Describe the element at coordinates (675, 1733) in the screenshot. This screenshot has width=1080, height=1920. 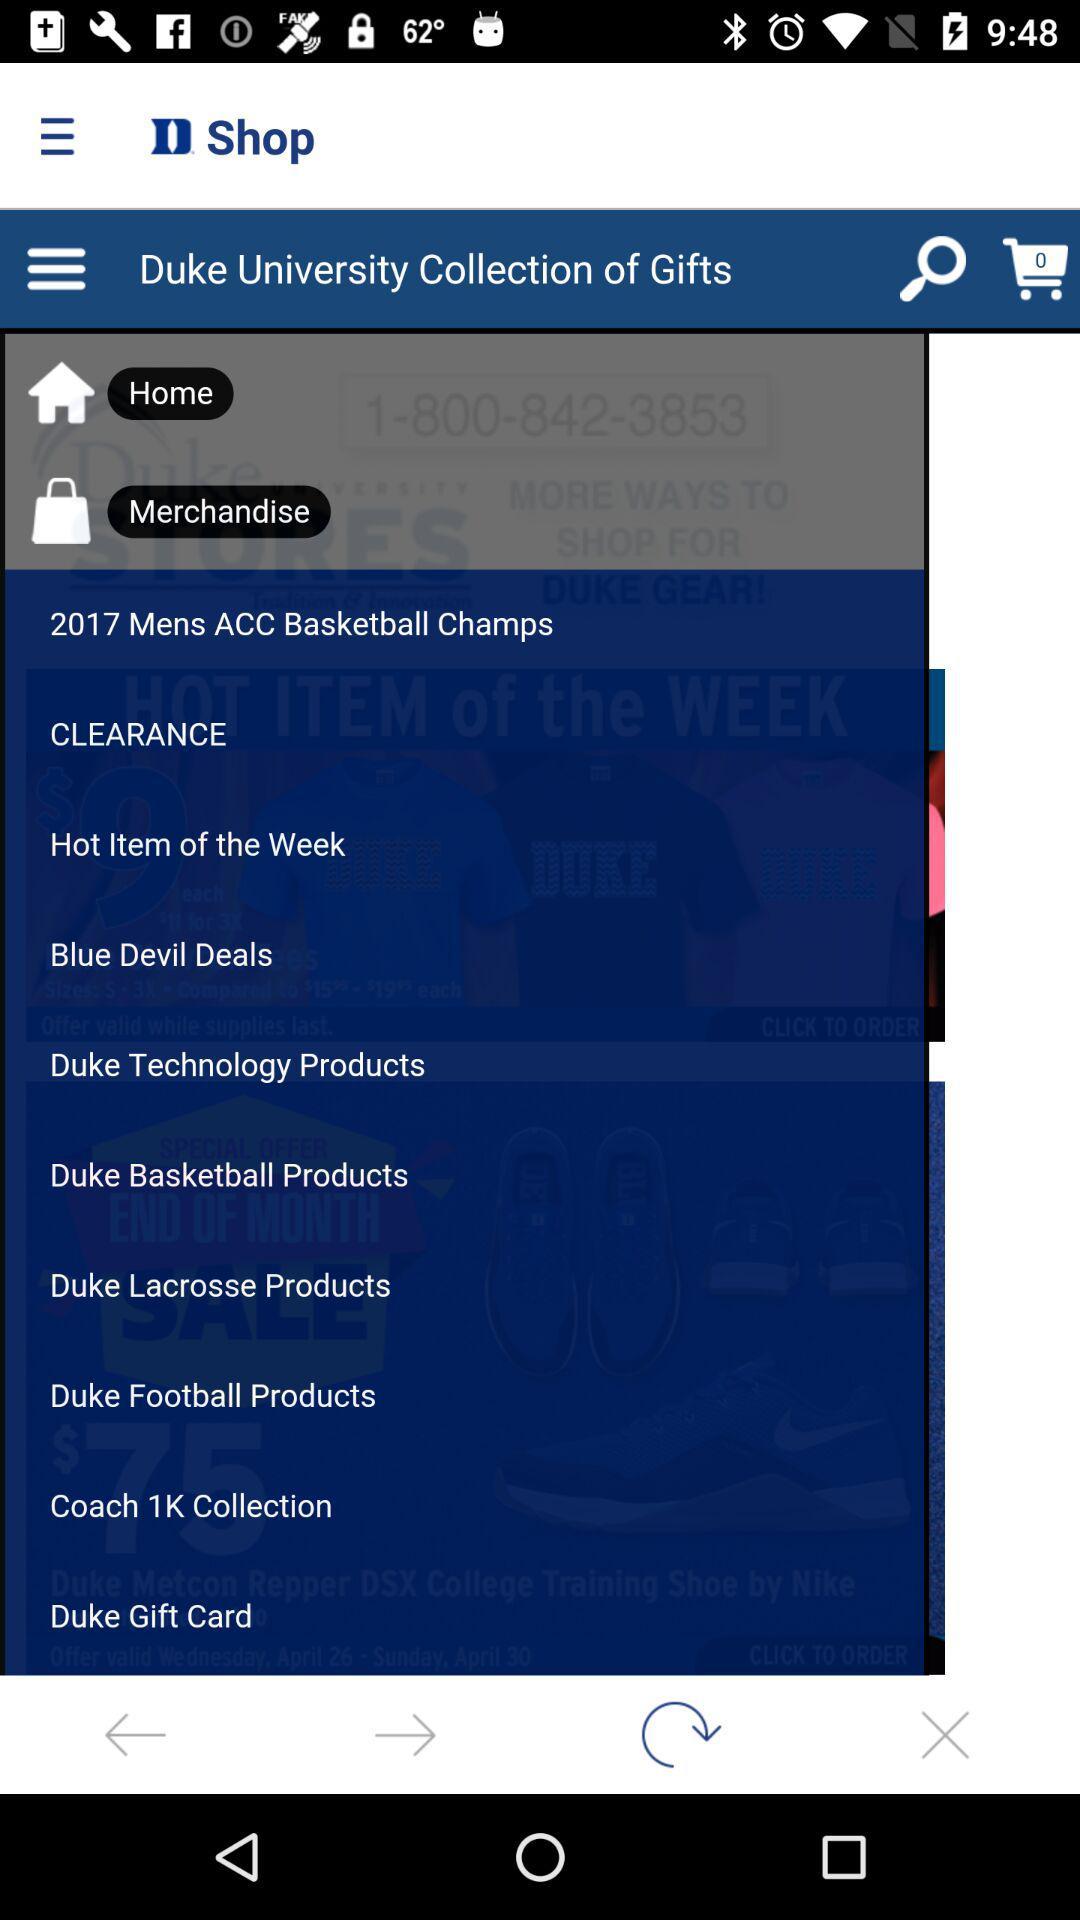
I see `reload the page` at that location.